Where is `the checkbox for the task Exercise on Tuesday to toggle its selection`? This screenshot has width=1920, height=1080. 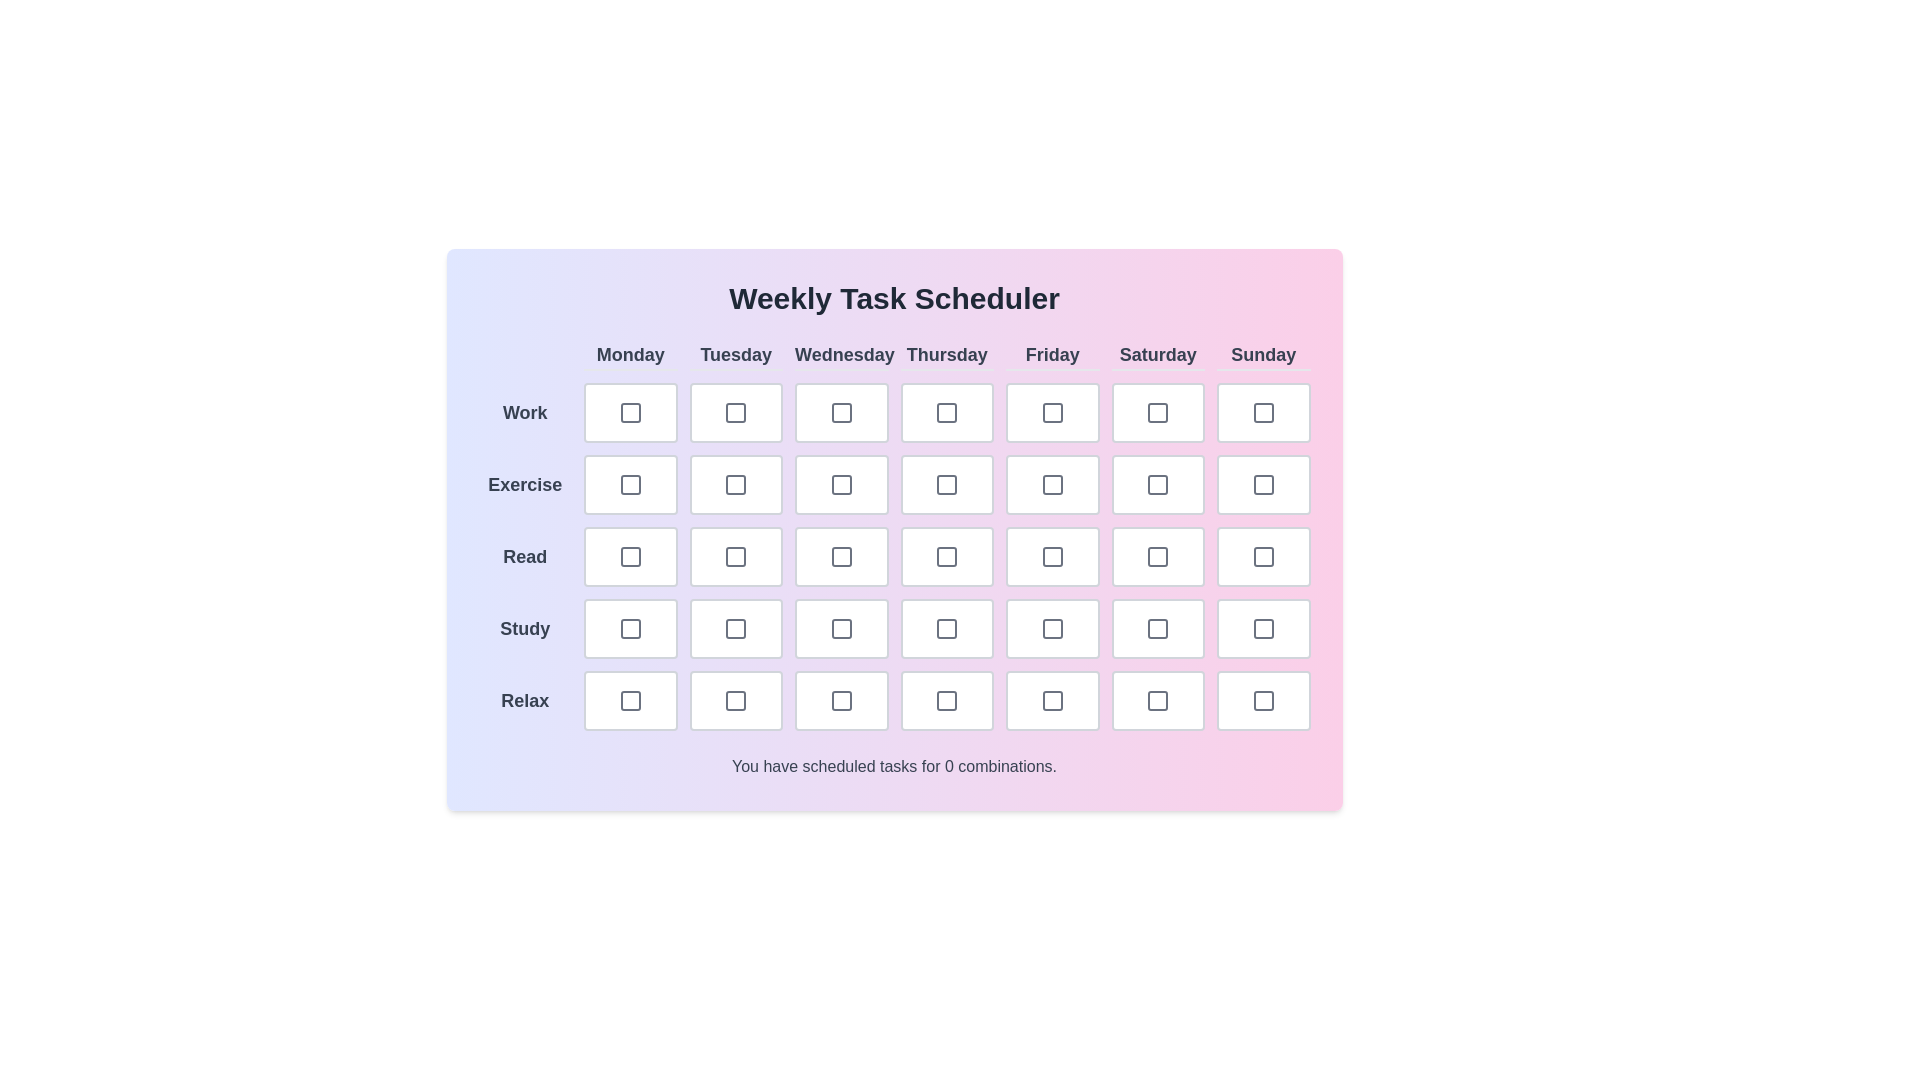
the checkbox for the task Exercise on Tuesday to toggle its selection is located at coordinates (735, 485).